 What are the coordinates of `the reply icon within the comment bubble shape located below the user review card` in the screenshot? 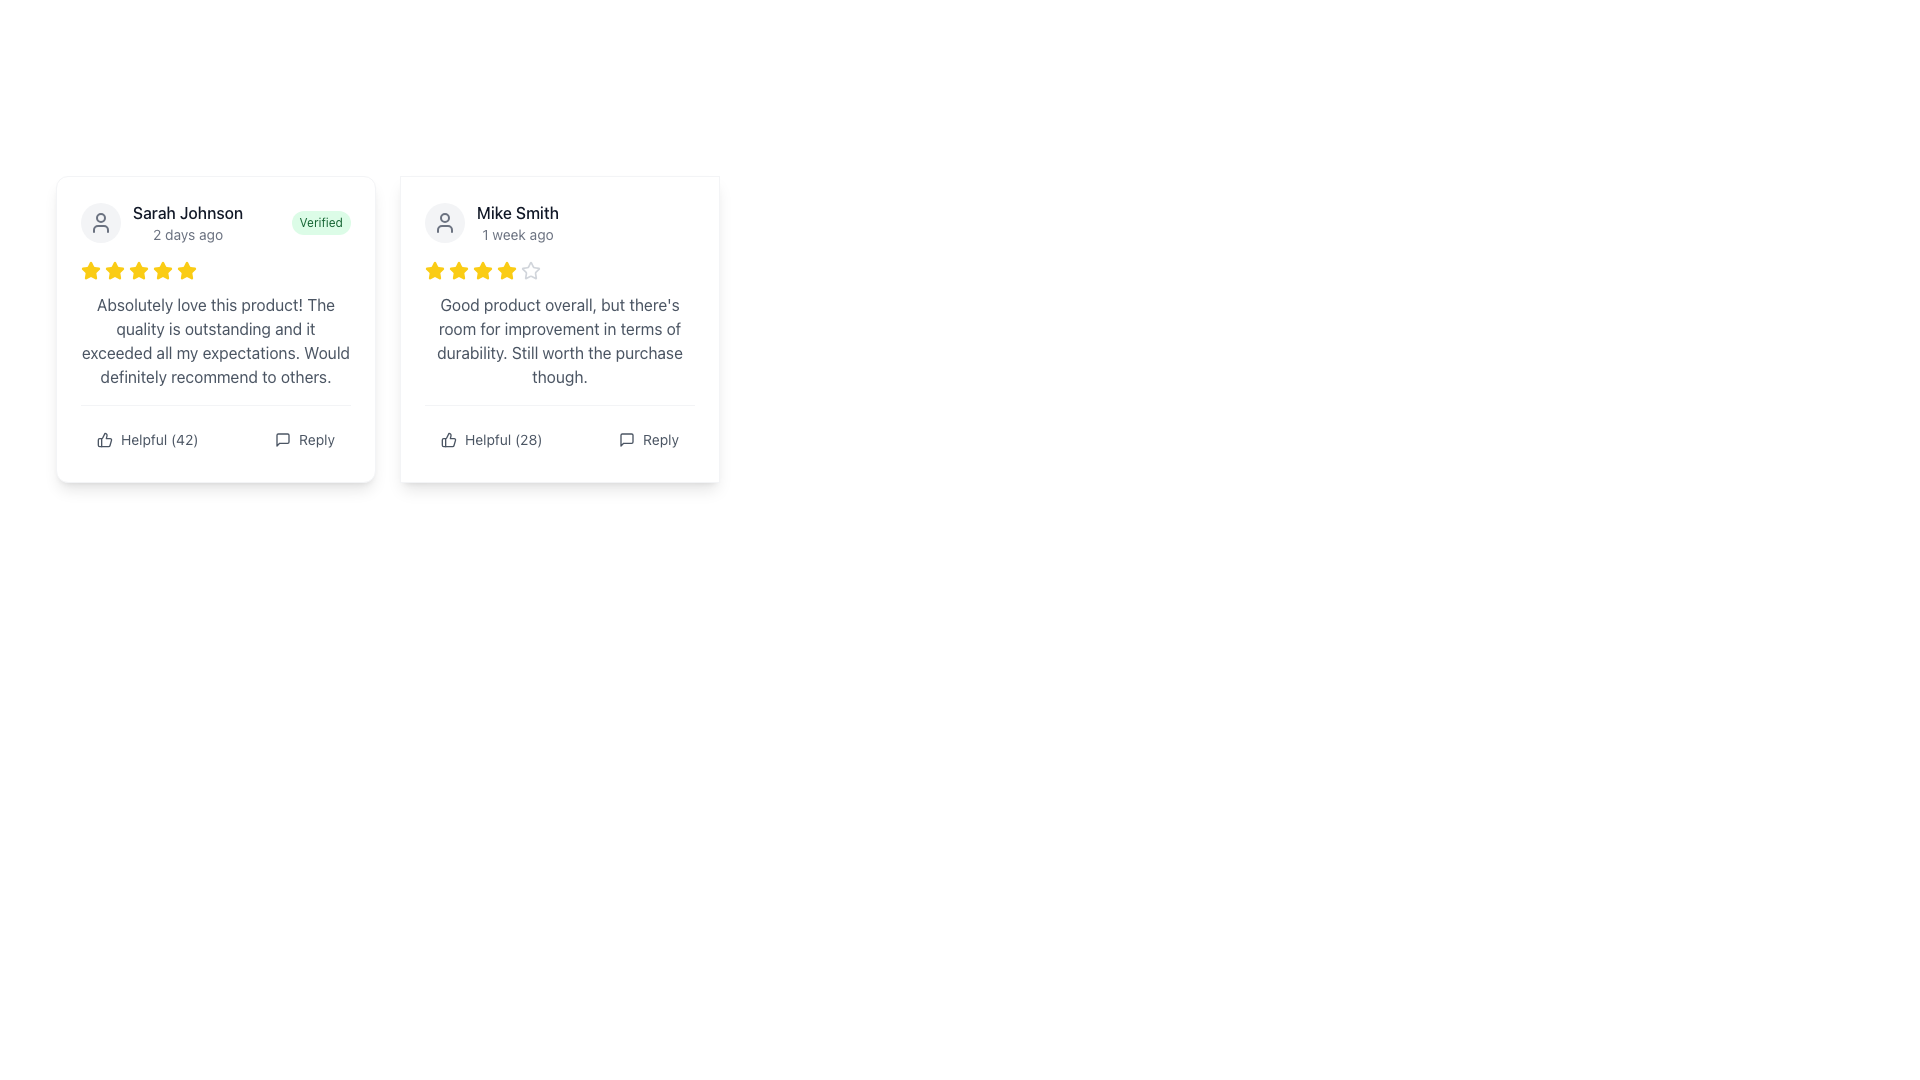 It's located at (282, 438).